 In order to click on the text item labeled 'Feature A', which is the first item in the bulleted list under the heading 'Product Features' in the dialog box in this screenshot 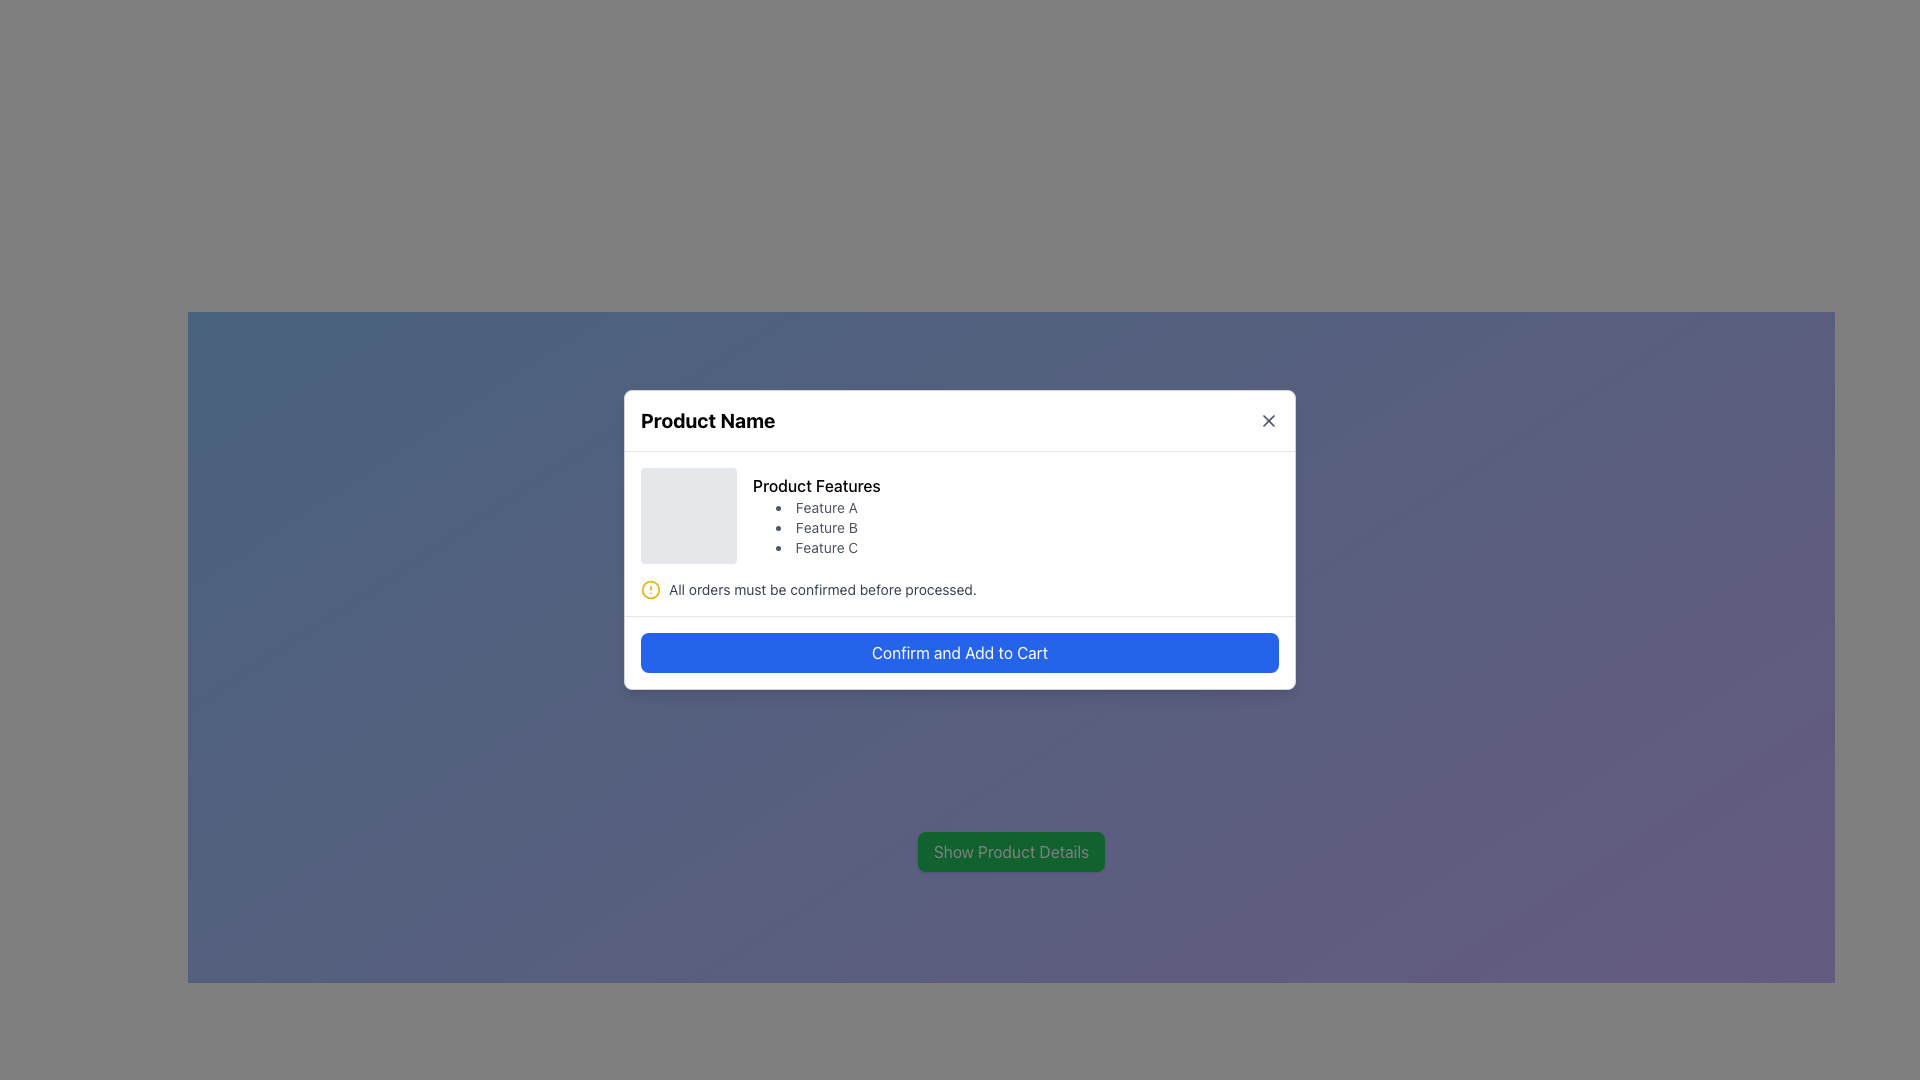, I will do `click(816, 507)`.